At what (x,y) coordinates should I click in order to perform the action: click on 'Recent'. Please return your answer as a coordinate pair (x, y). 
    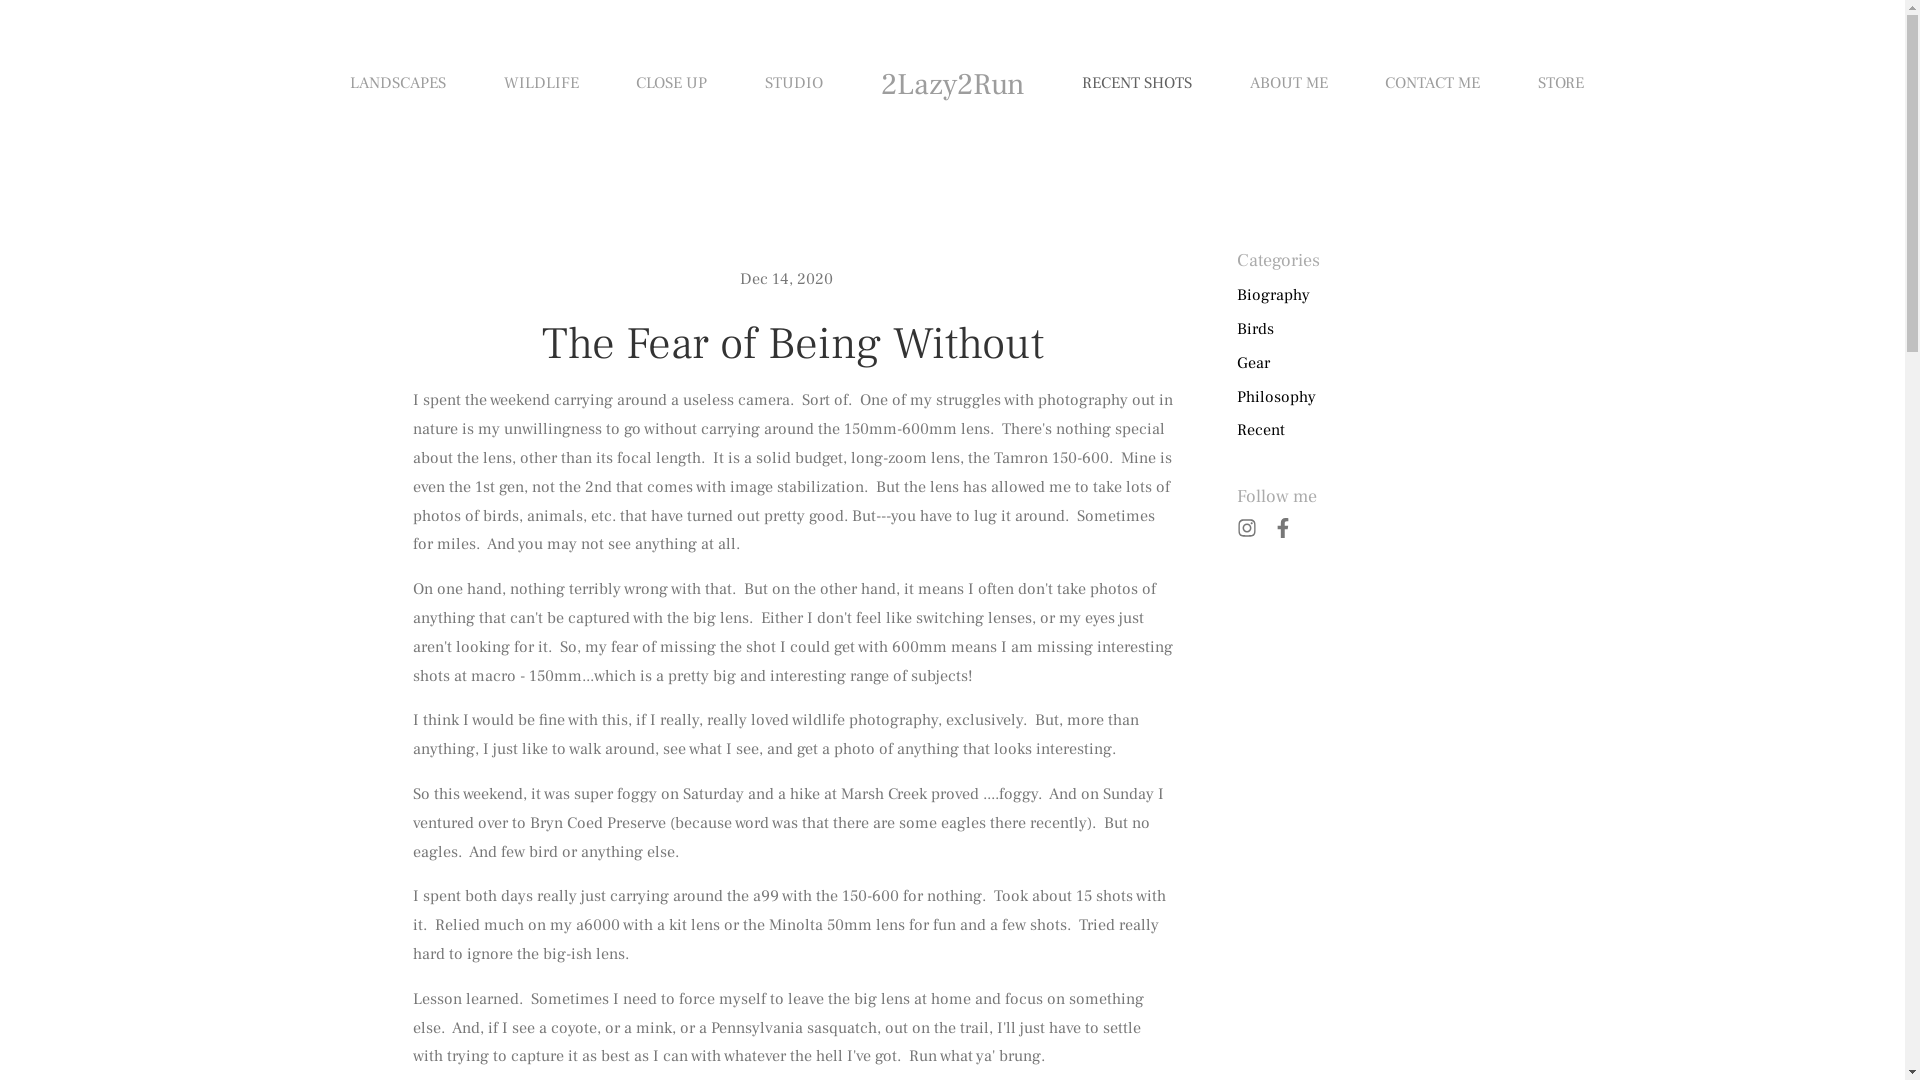
    Looking at the image, I should click on (1258, 429).